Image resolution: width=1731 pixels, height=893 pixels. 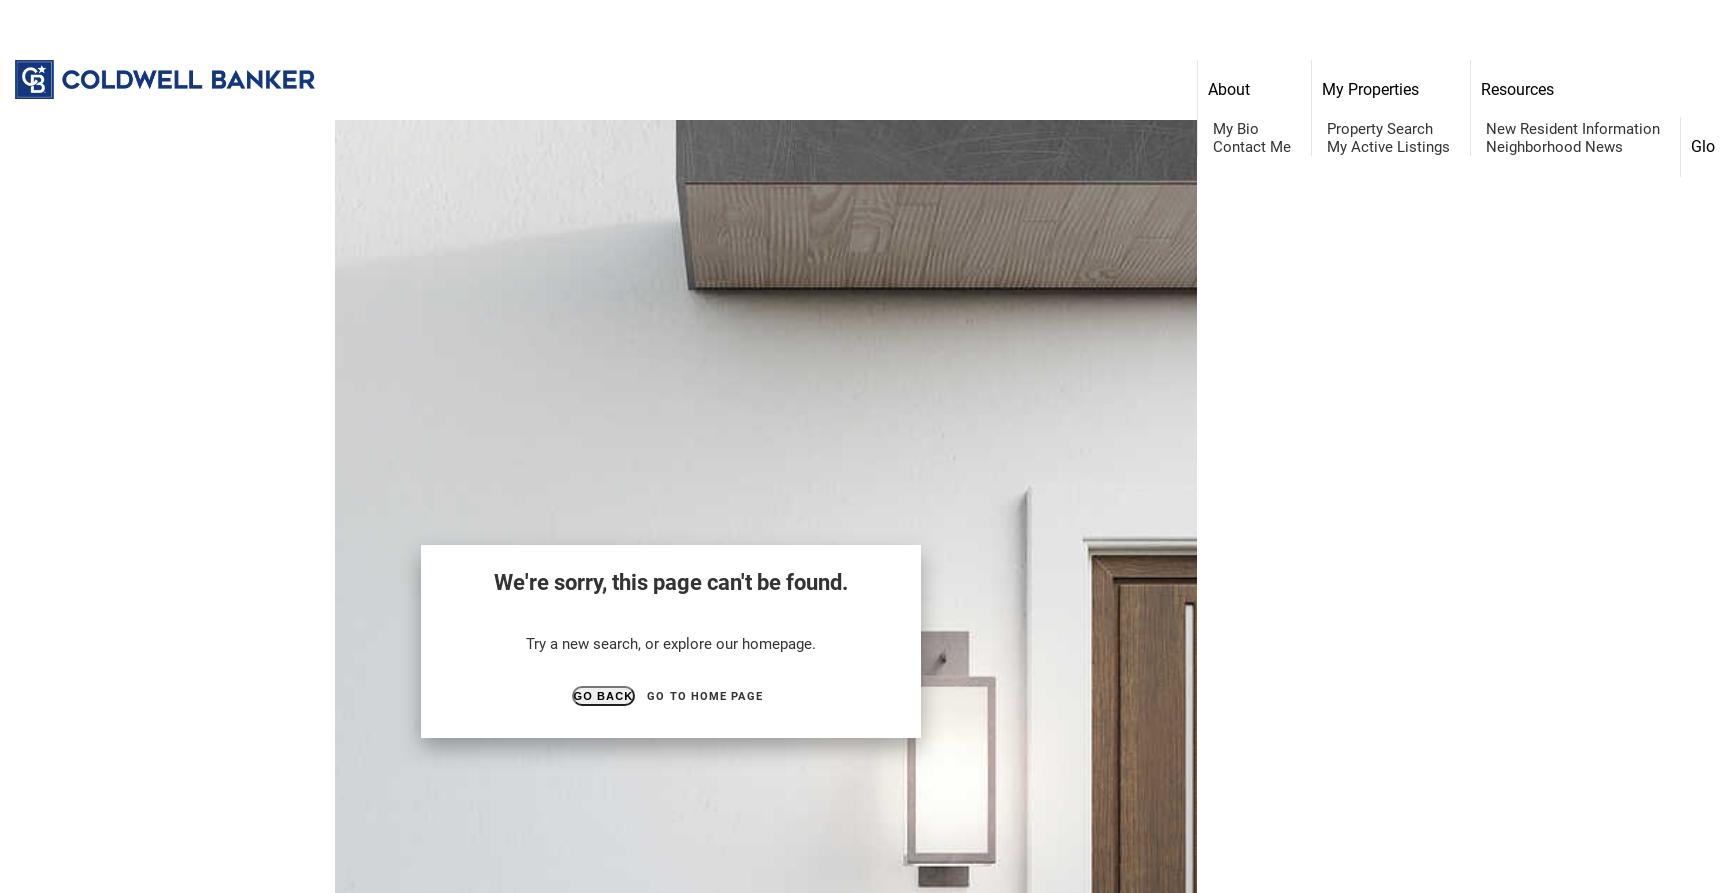 What do you see at coordinates (1368, 89) in the screenshot?
I see `'My Properties'` at bounding box center [1368, 89].